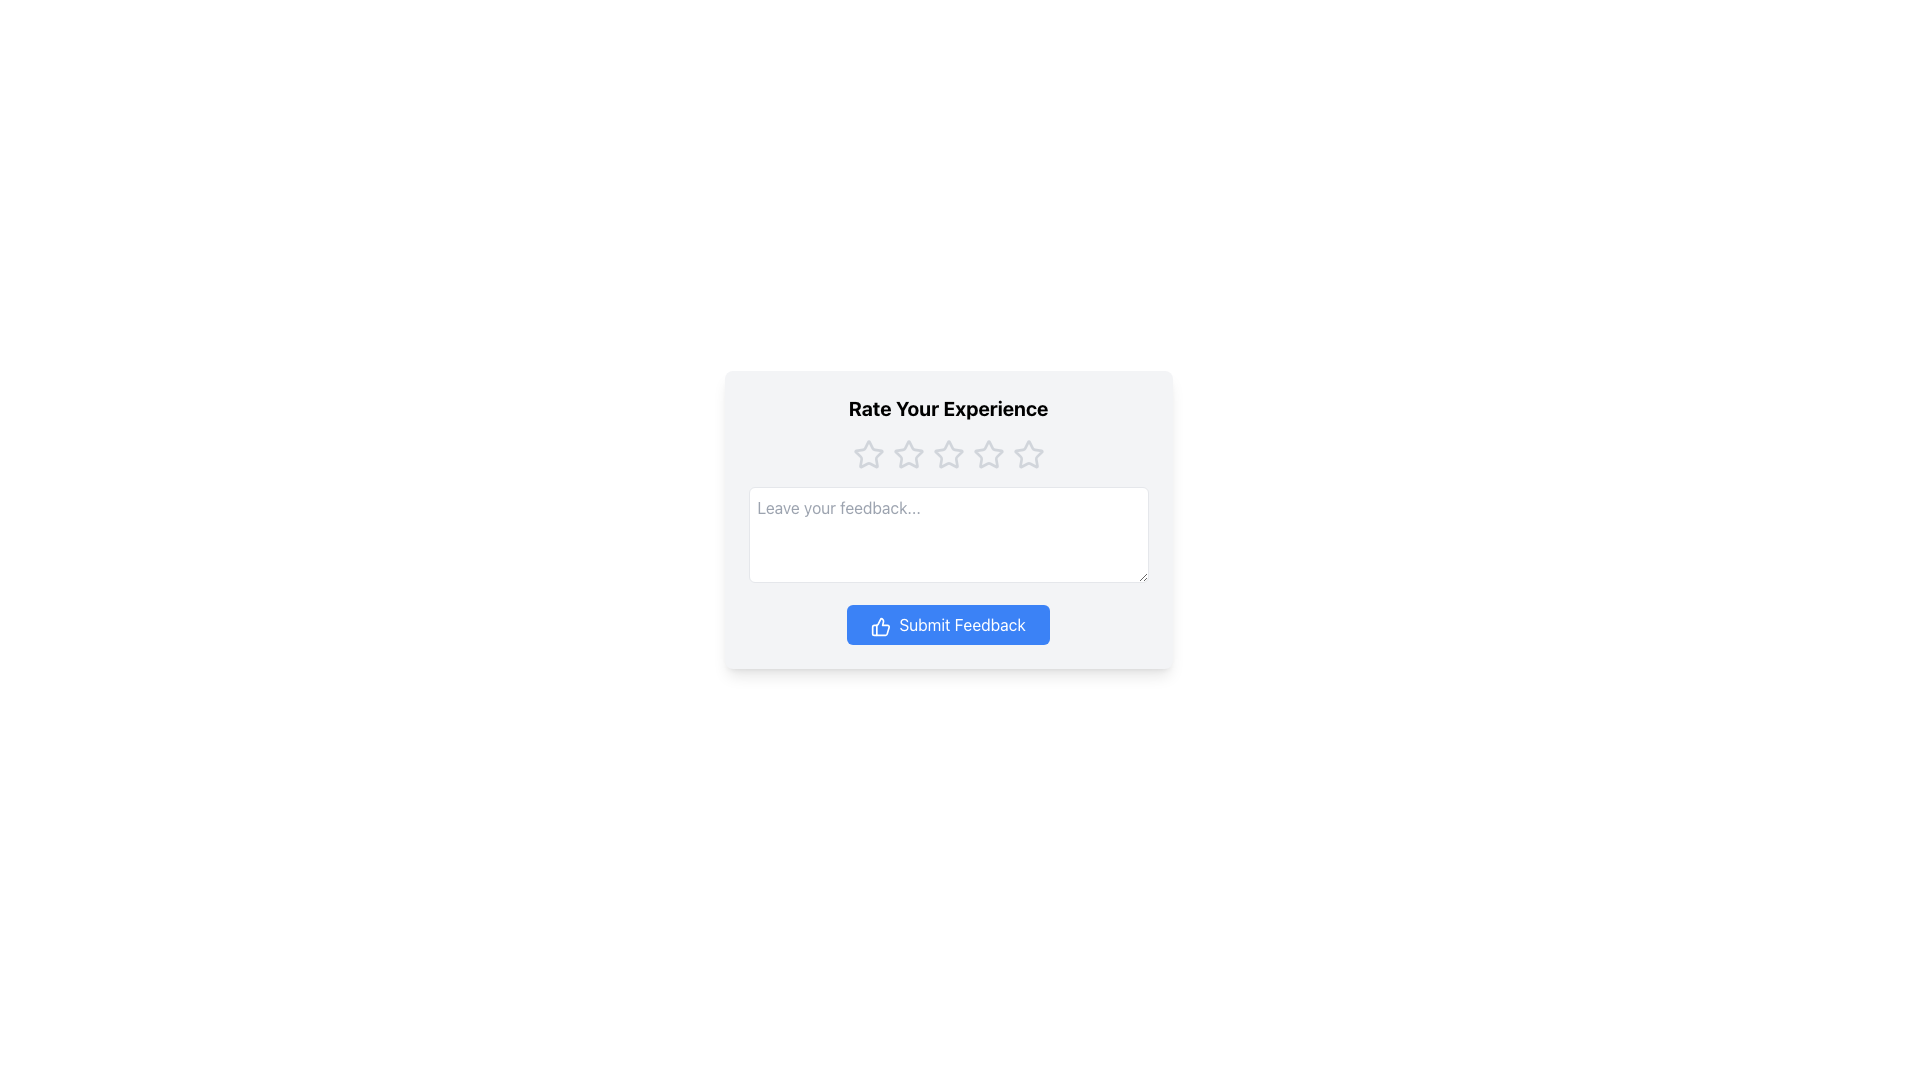 This screenshot has height=1080, width=1920. What do you see at coordinates (988, 455) in the screenshot?
I see `the fifth star icon in the rating row` at bounding box center [988, 455].